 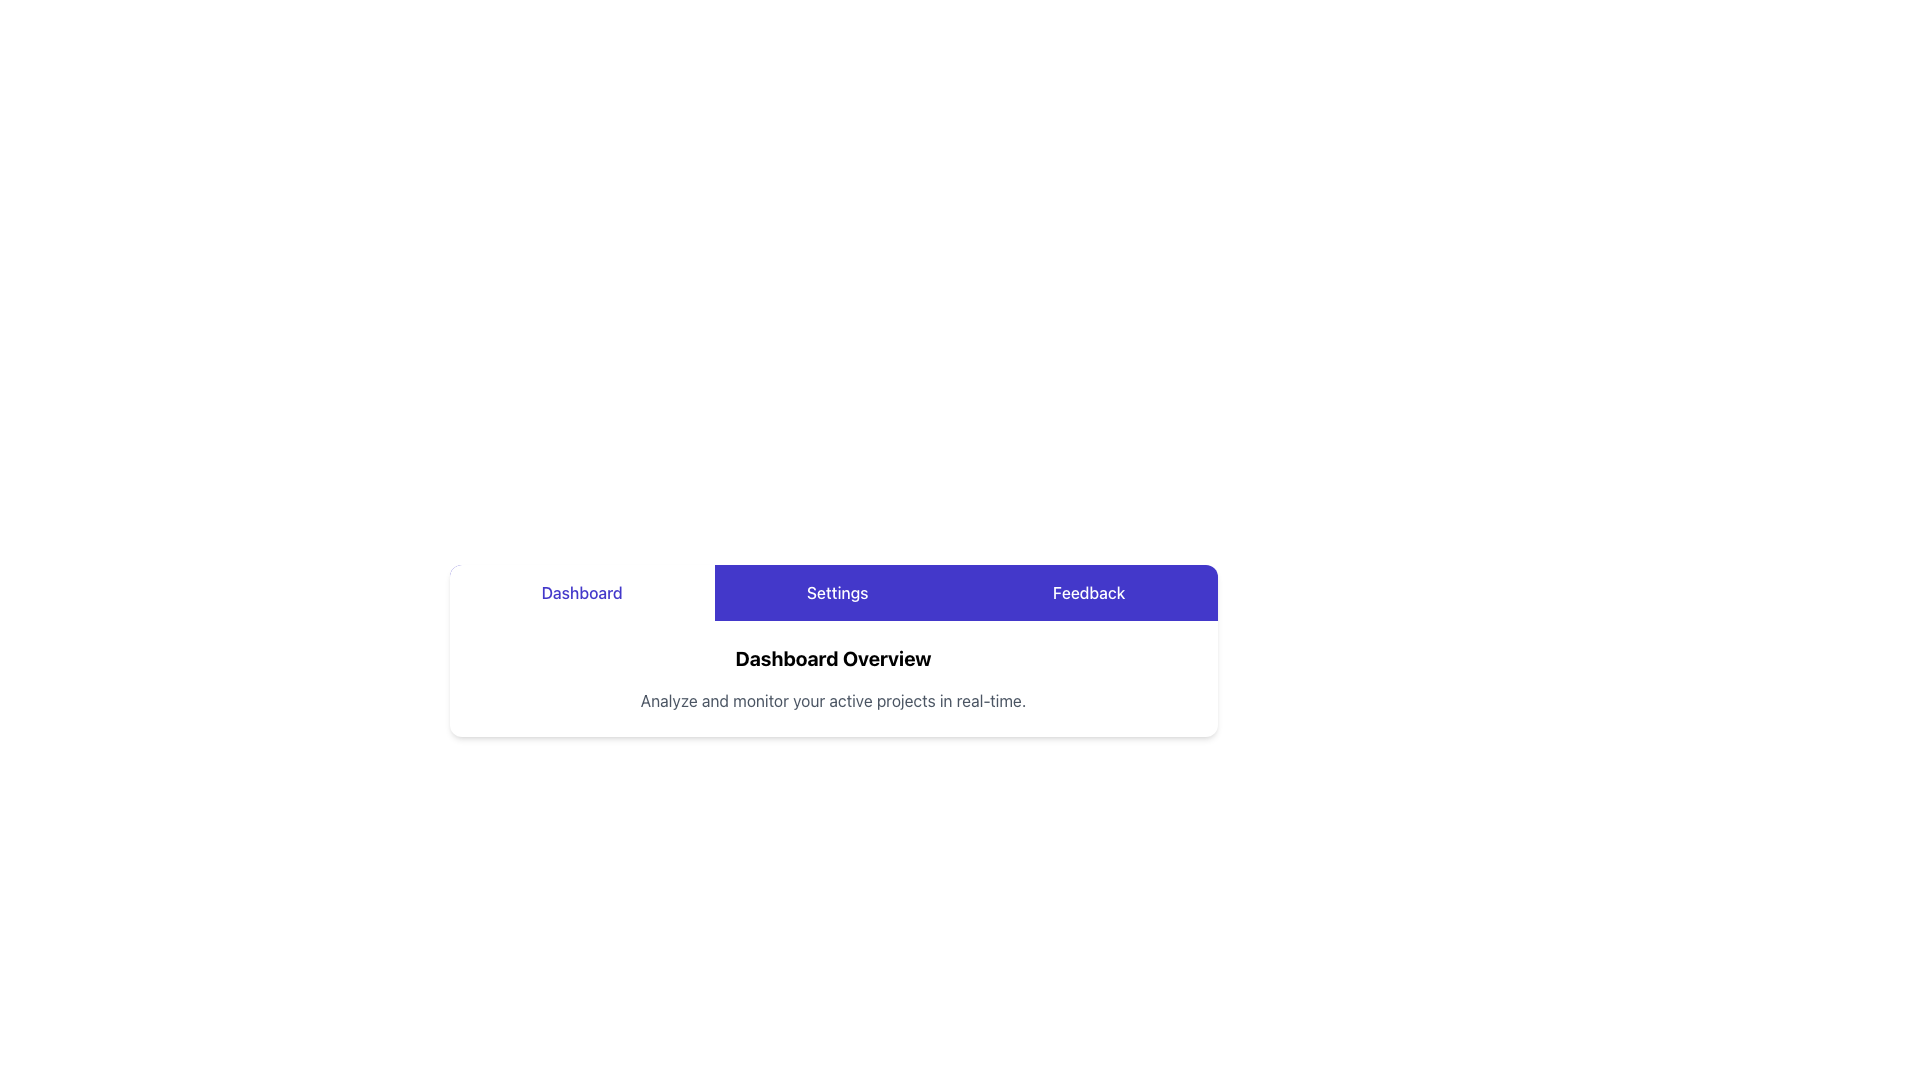 What do you see at coordinates (833, 677) in the screenshot?
I see `information displayed in the informational banner titled 'Dashboard Overview' which includes the subtitle 'Analyze and monitor your active projects in real-time.'` at bounding box center [833, 677].